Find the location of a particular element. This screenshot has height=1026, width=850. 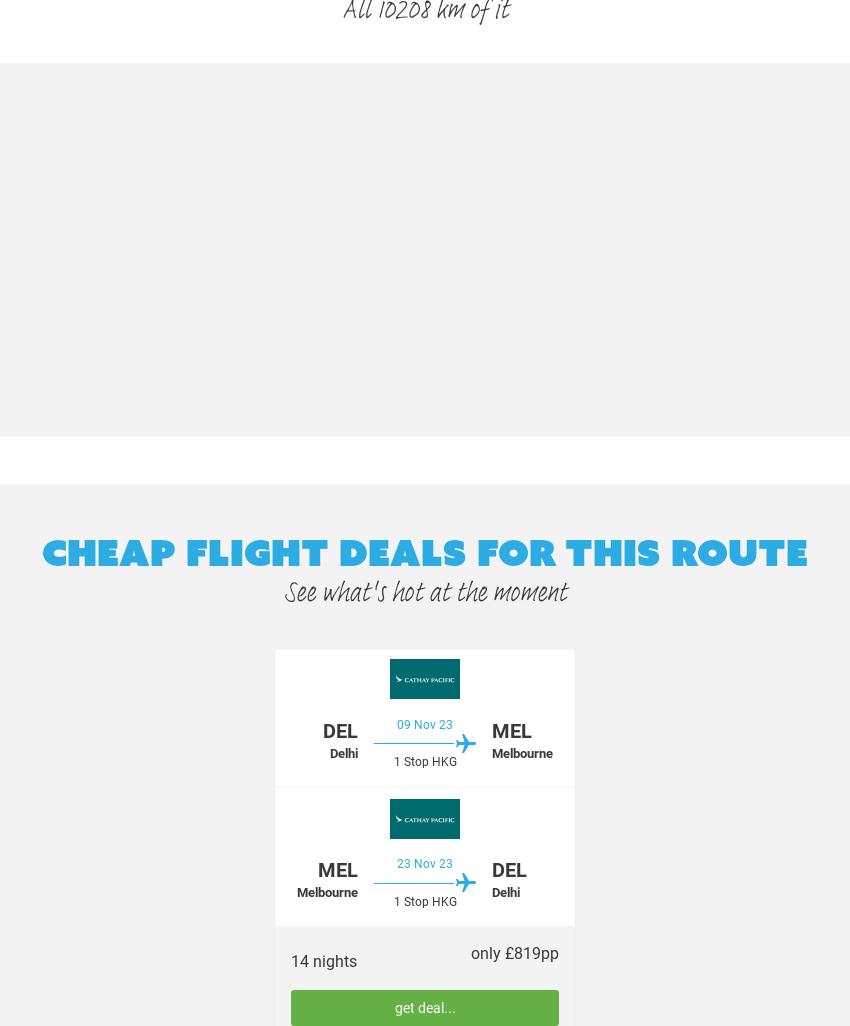

'Cheap flight deals for this route' is located at coordinates (40, 552).